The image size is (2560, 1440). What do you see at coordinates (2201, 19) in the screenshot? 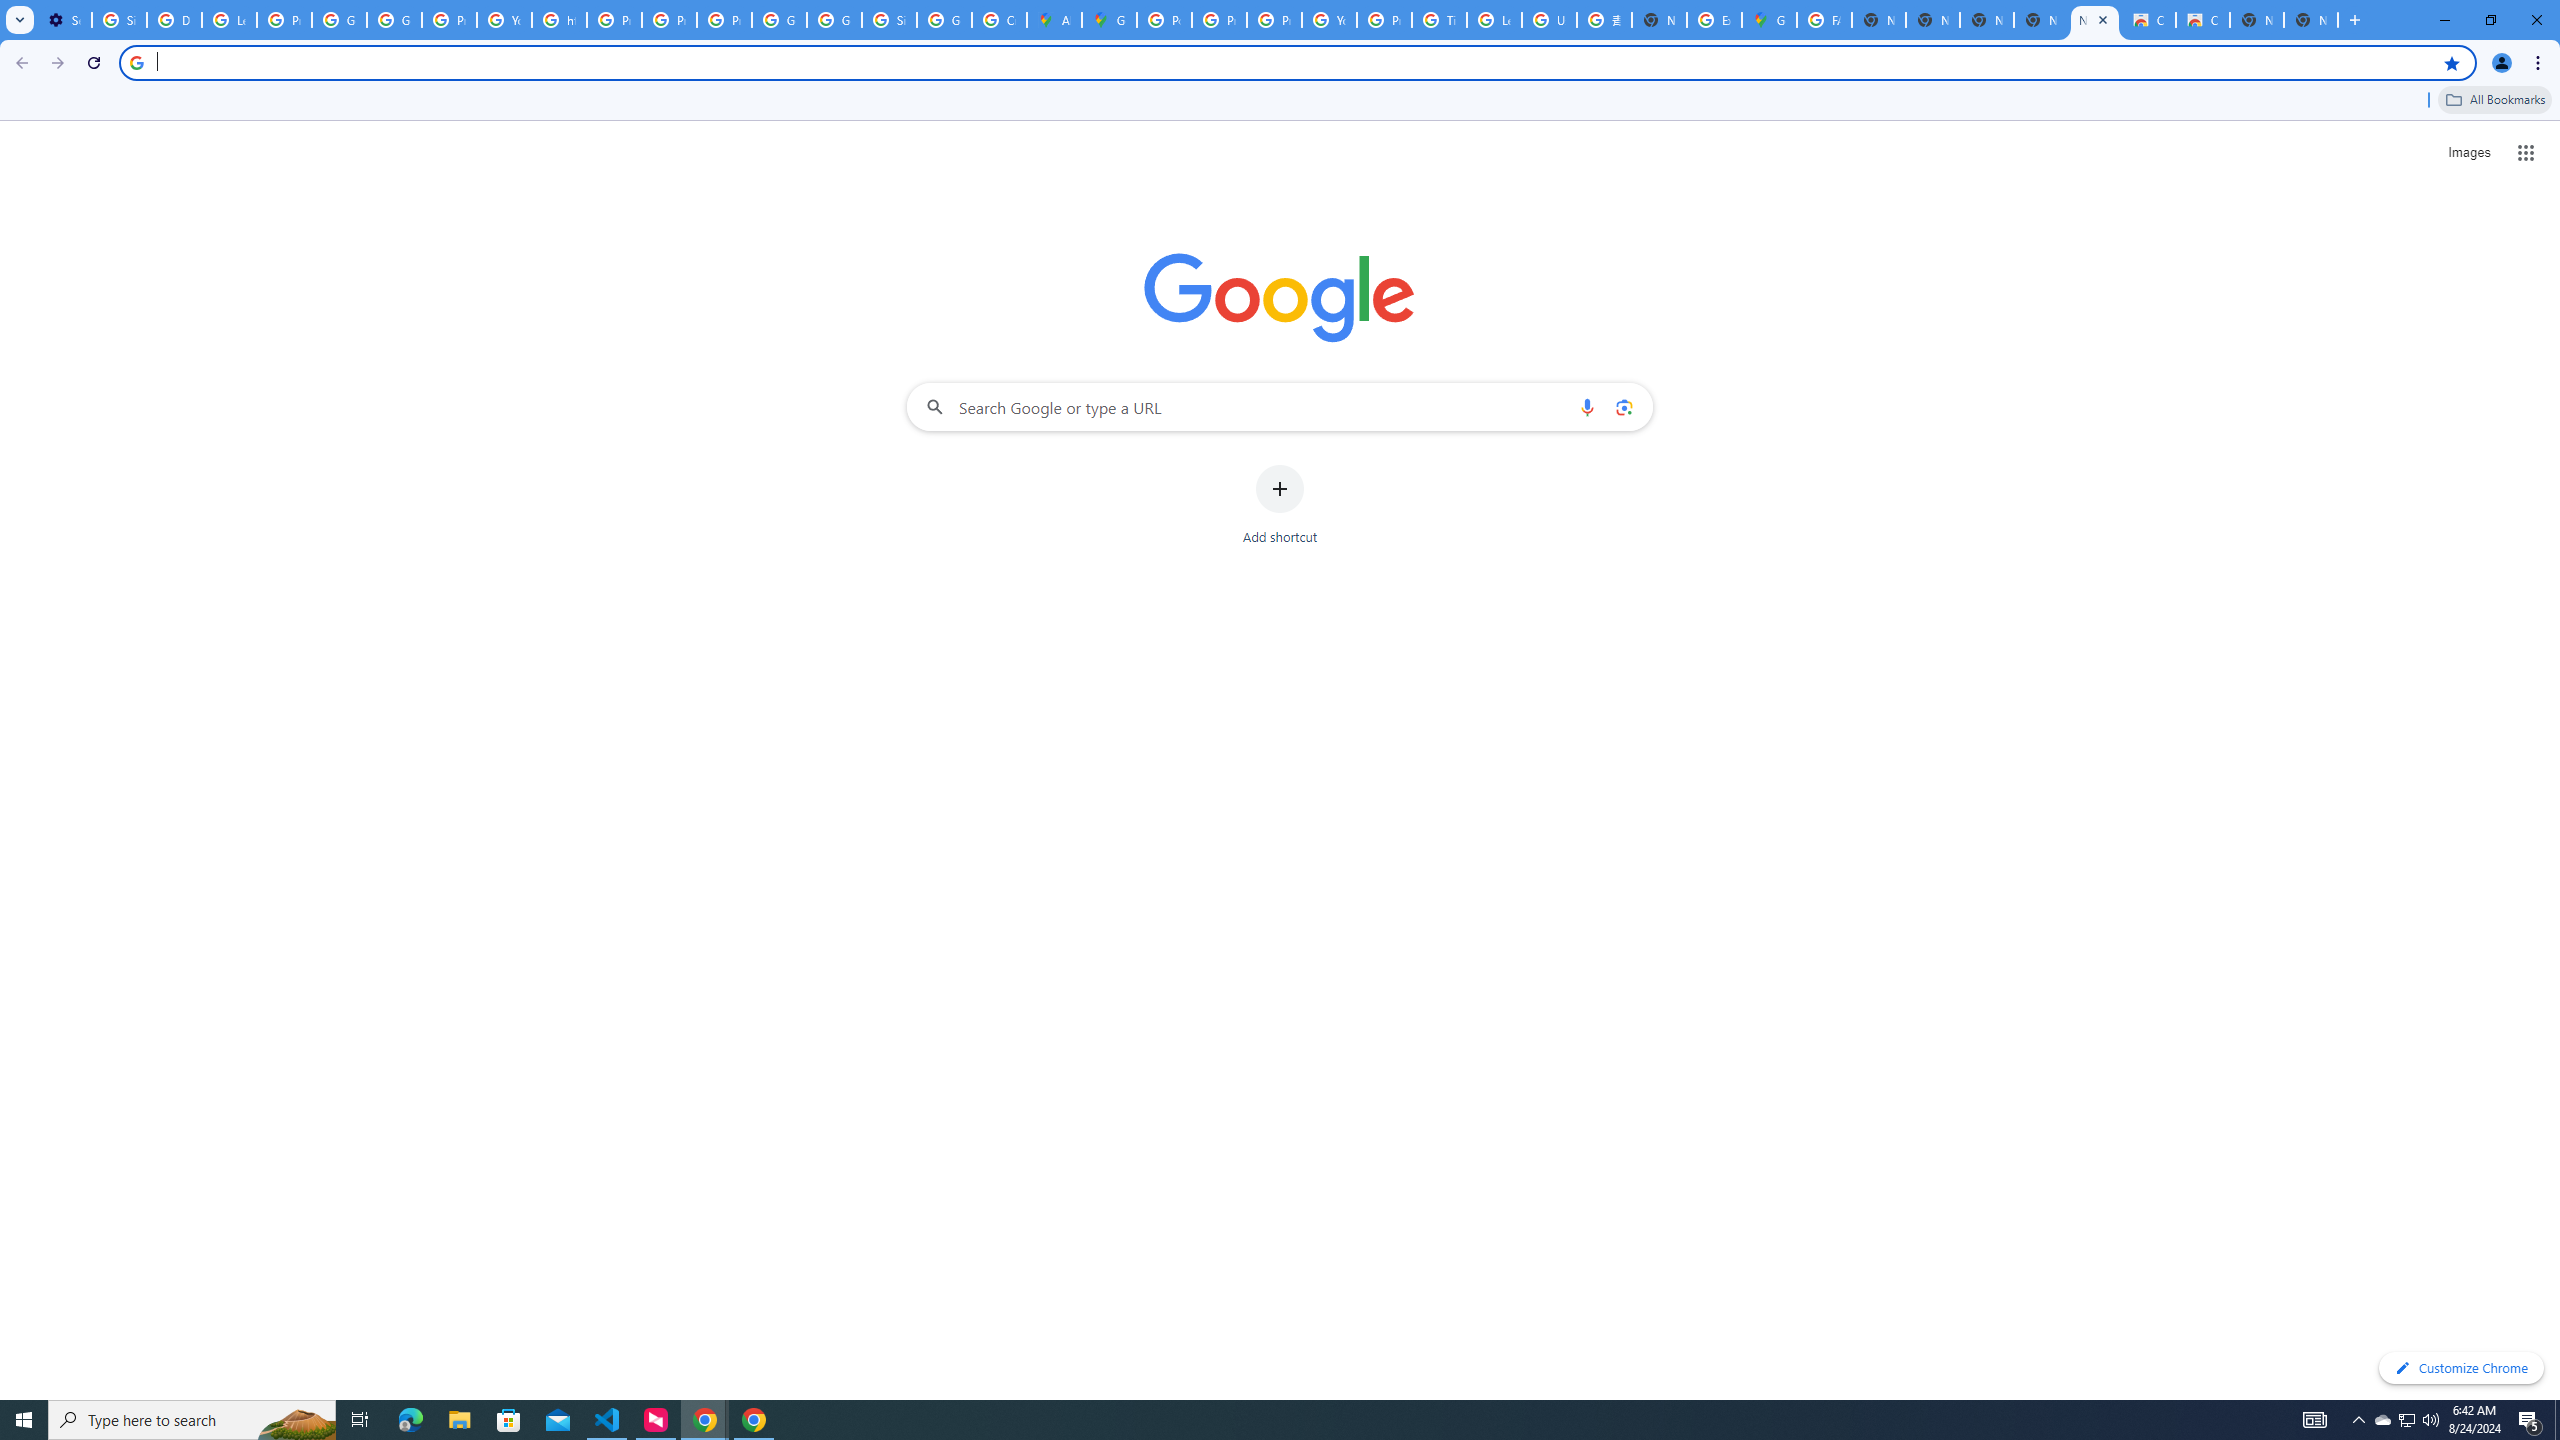
I see `'Classic Blue - Chrome Web Store'` at bounding box center [2201, 19].